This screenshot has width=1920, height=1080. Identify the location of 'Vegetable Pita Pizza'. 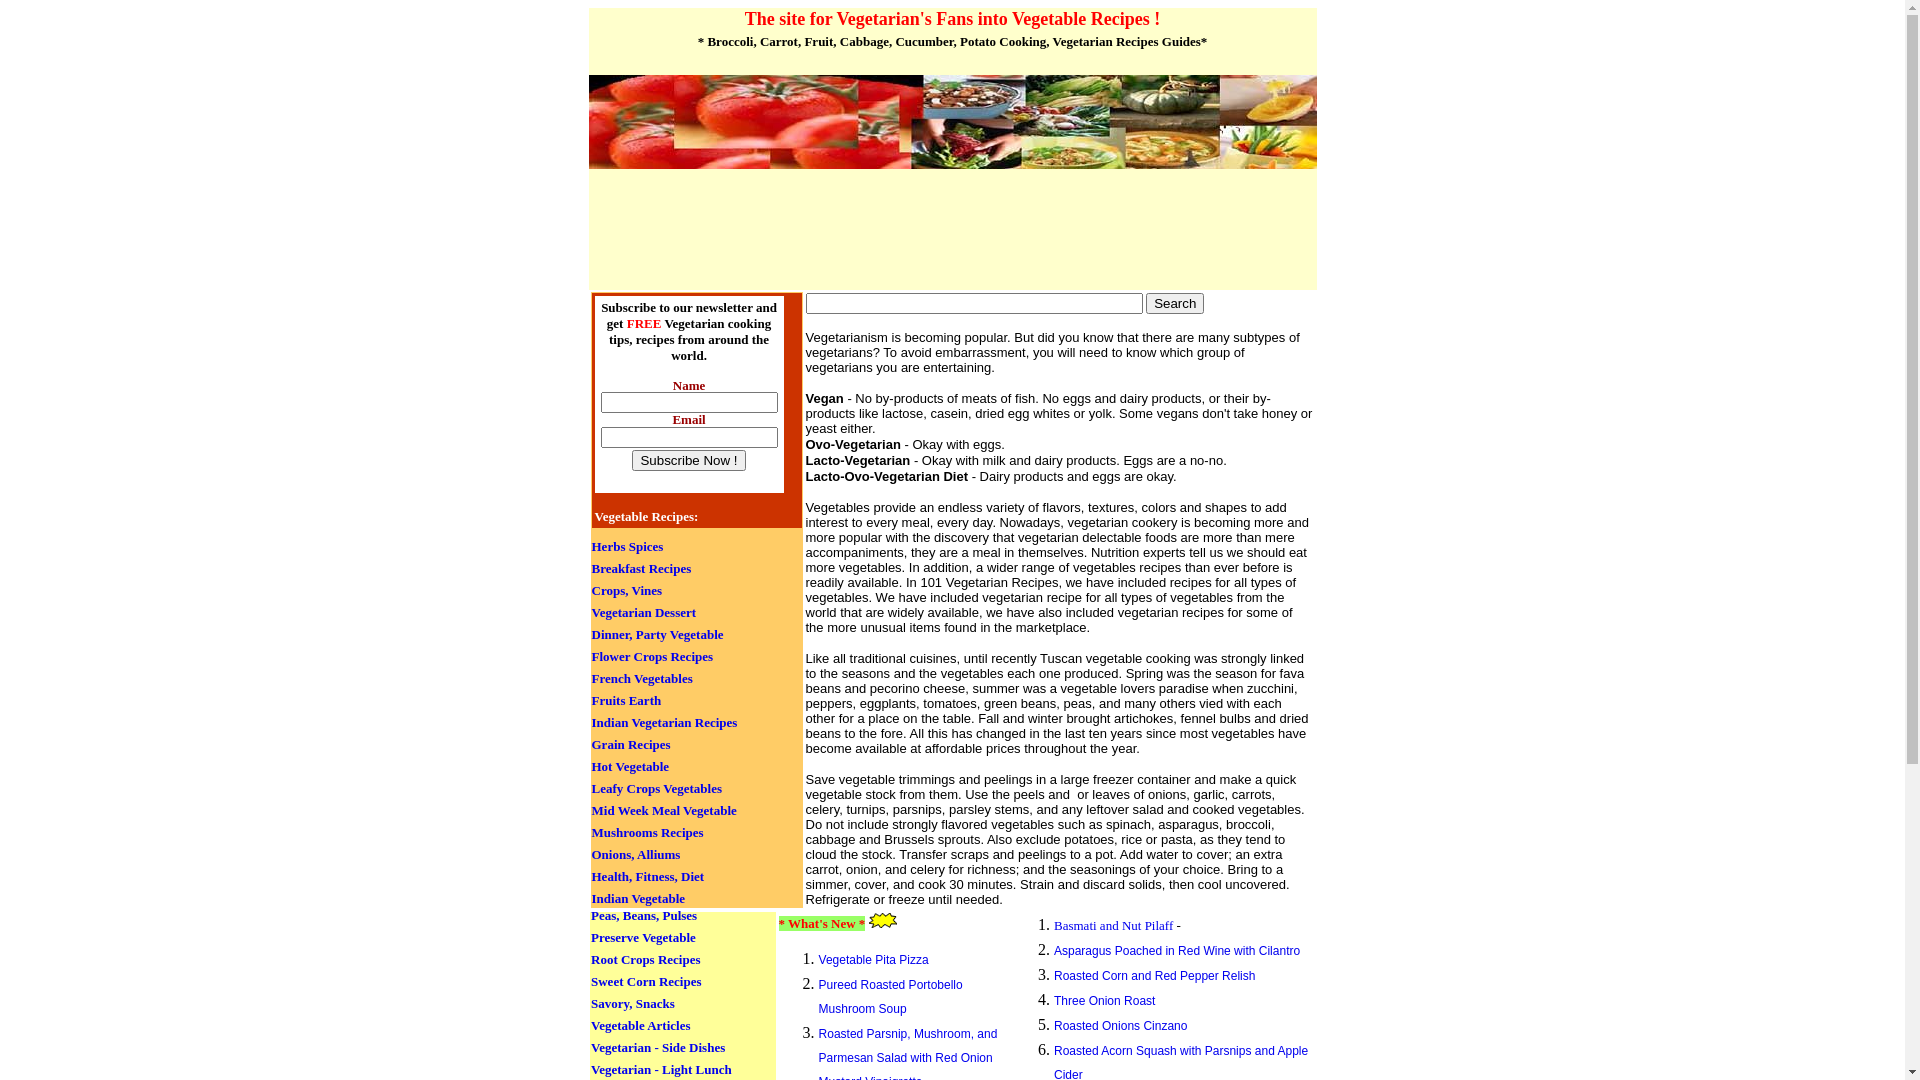
(873, 959).